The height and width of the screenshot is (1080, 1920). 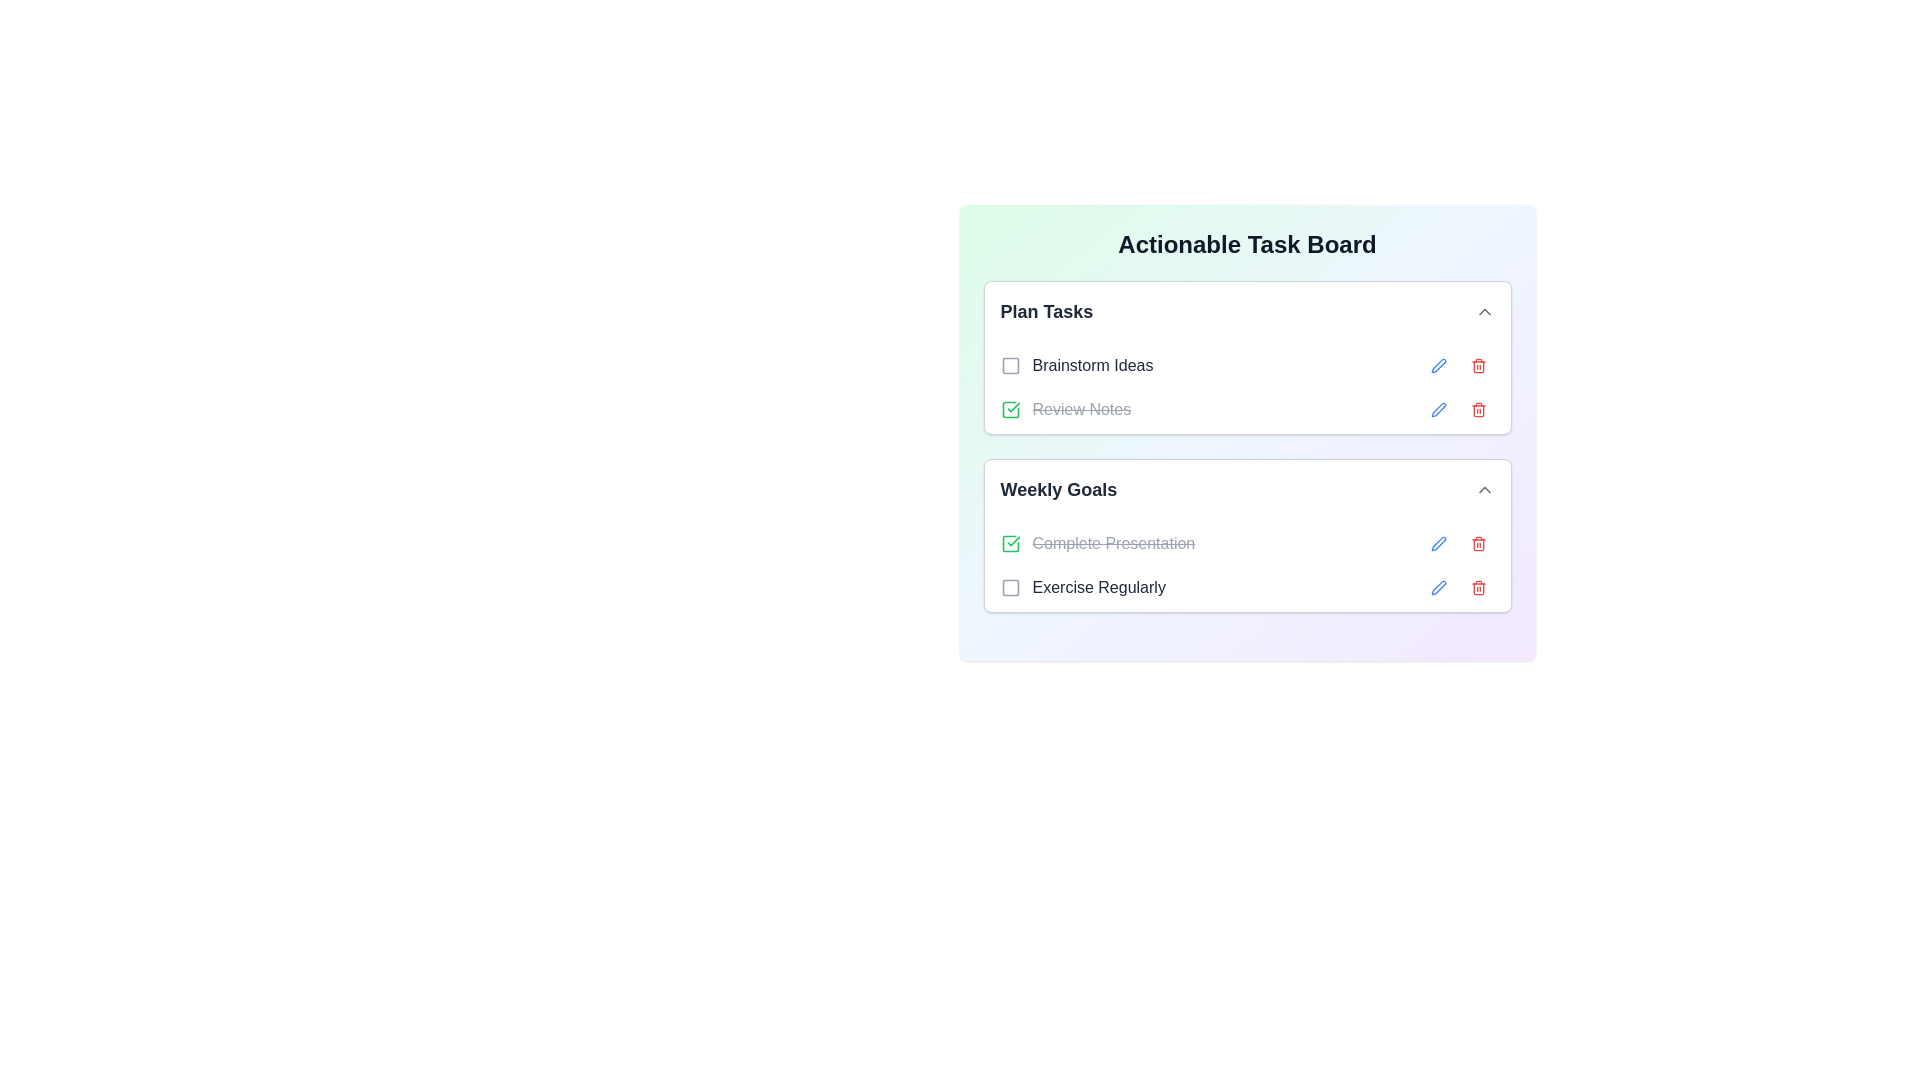 What do you see at coordinates (1082, 586) in the screenshot?
I see `the text label 'Exercise Regularly' associated with the checkbox in the 'Weekly Goals' section of the 'Actionable Task Board'` at bounding box center [1082, 586].